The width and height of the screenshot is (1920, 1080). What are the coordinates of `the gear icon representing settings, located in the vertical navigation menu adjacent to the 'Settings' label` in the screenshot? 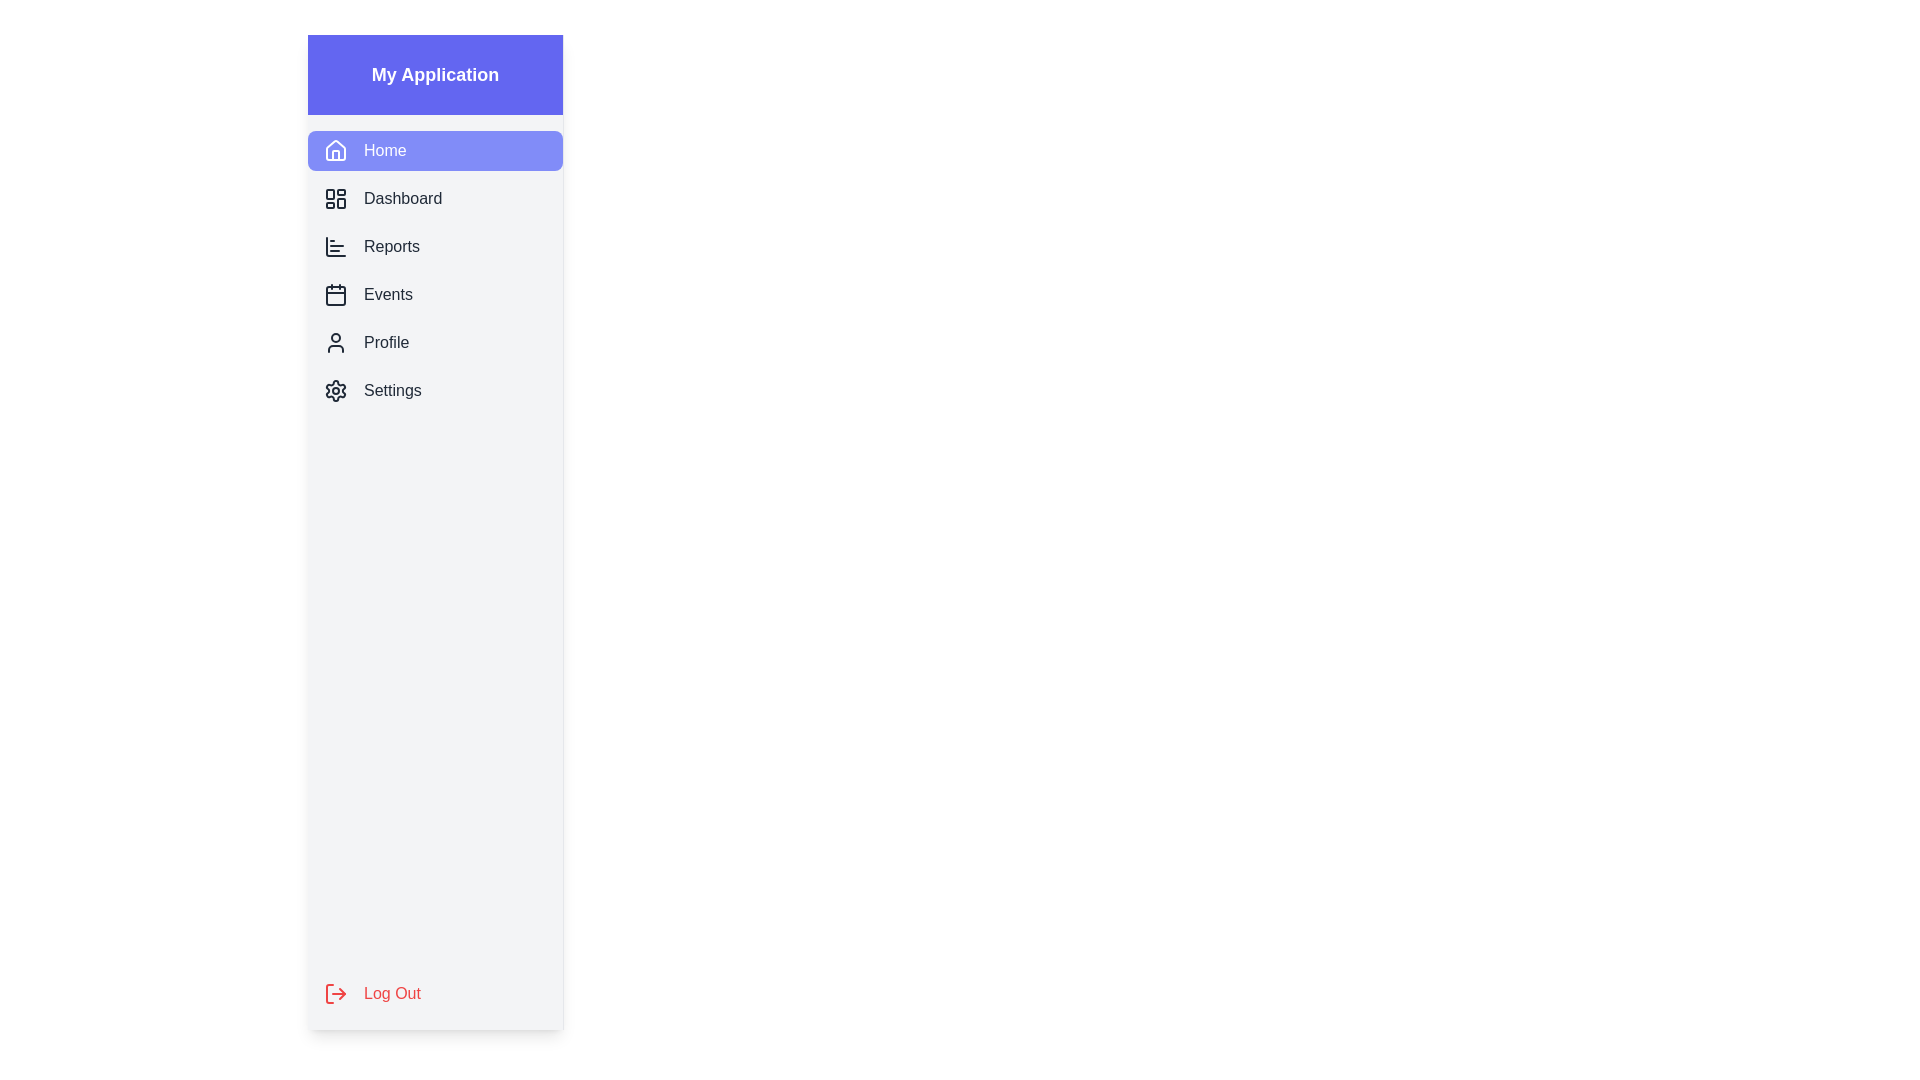 It's located at (336, 390).